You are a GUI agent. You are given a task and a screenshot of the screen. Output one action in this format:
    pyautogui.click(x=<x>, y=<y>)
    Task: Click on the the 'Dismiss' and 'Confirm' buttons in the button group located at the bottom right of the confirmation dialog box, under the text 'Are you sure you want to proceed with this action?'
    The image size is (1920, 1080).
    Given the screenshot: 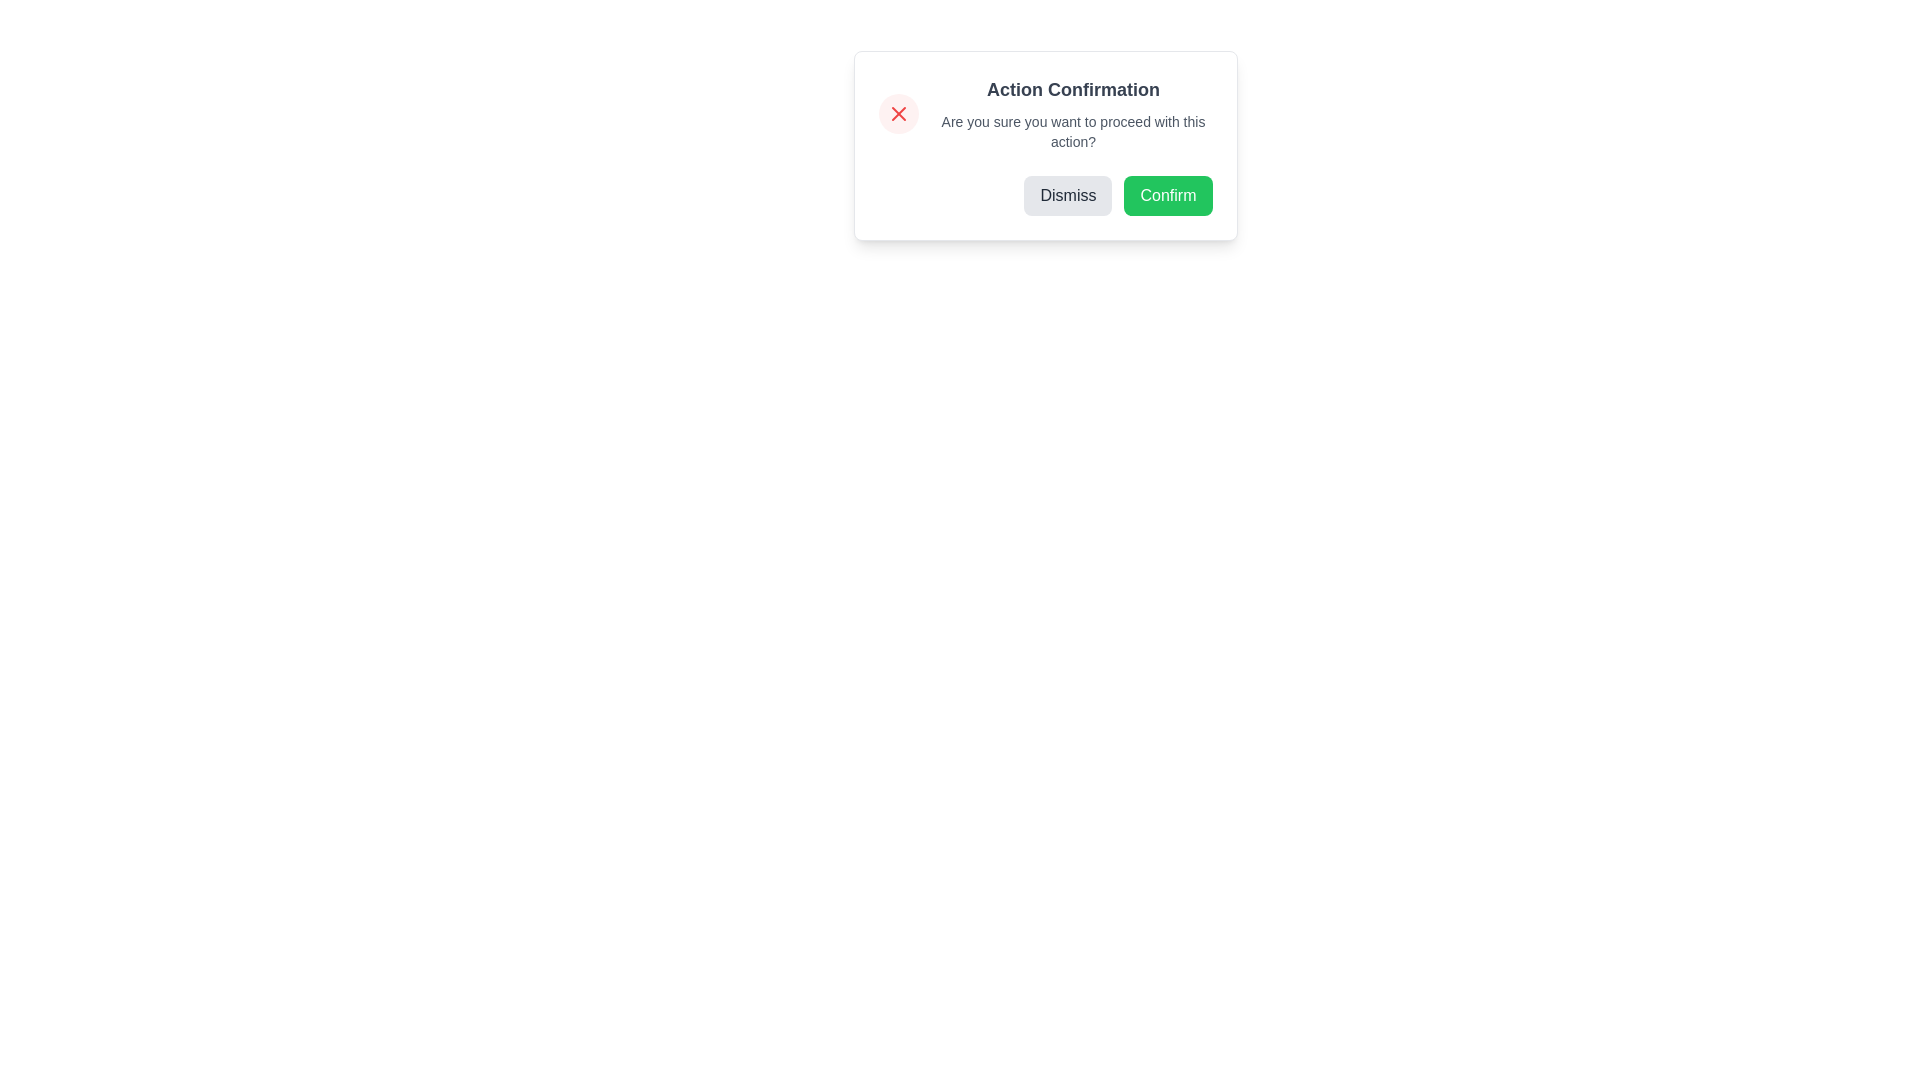 What is the action you would take?
    pyautogui.click(x=1044, y=196)
    